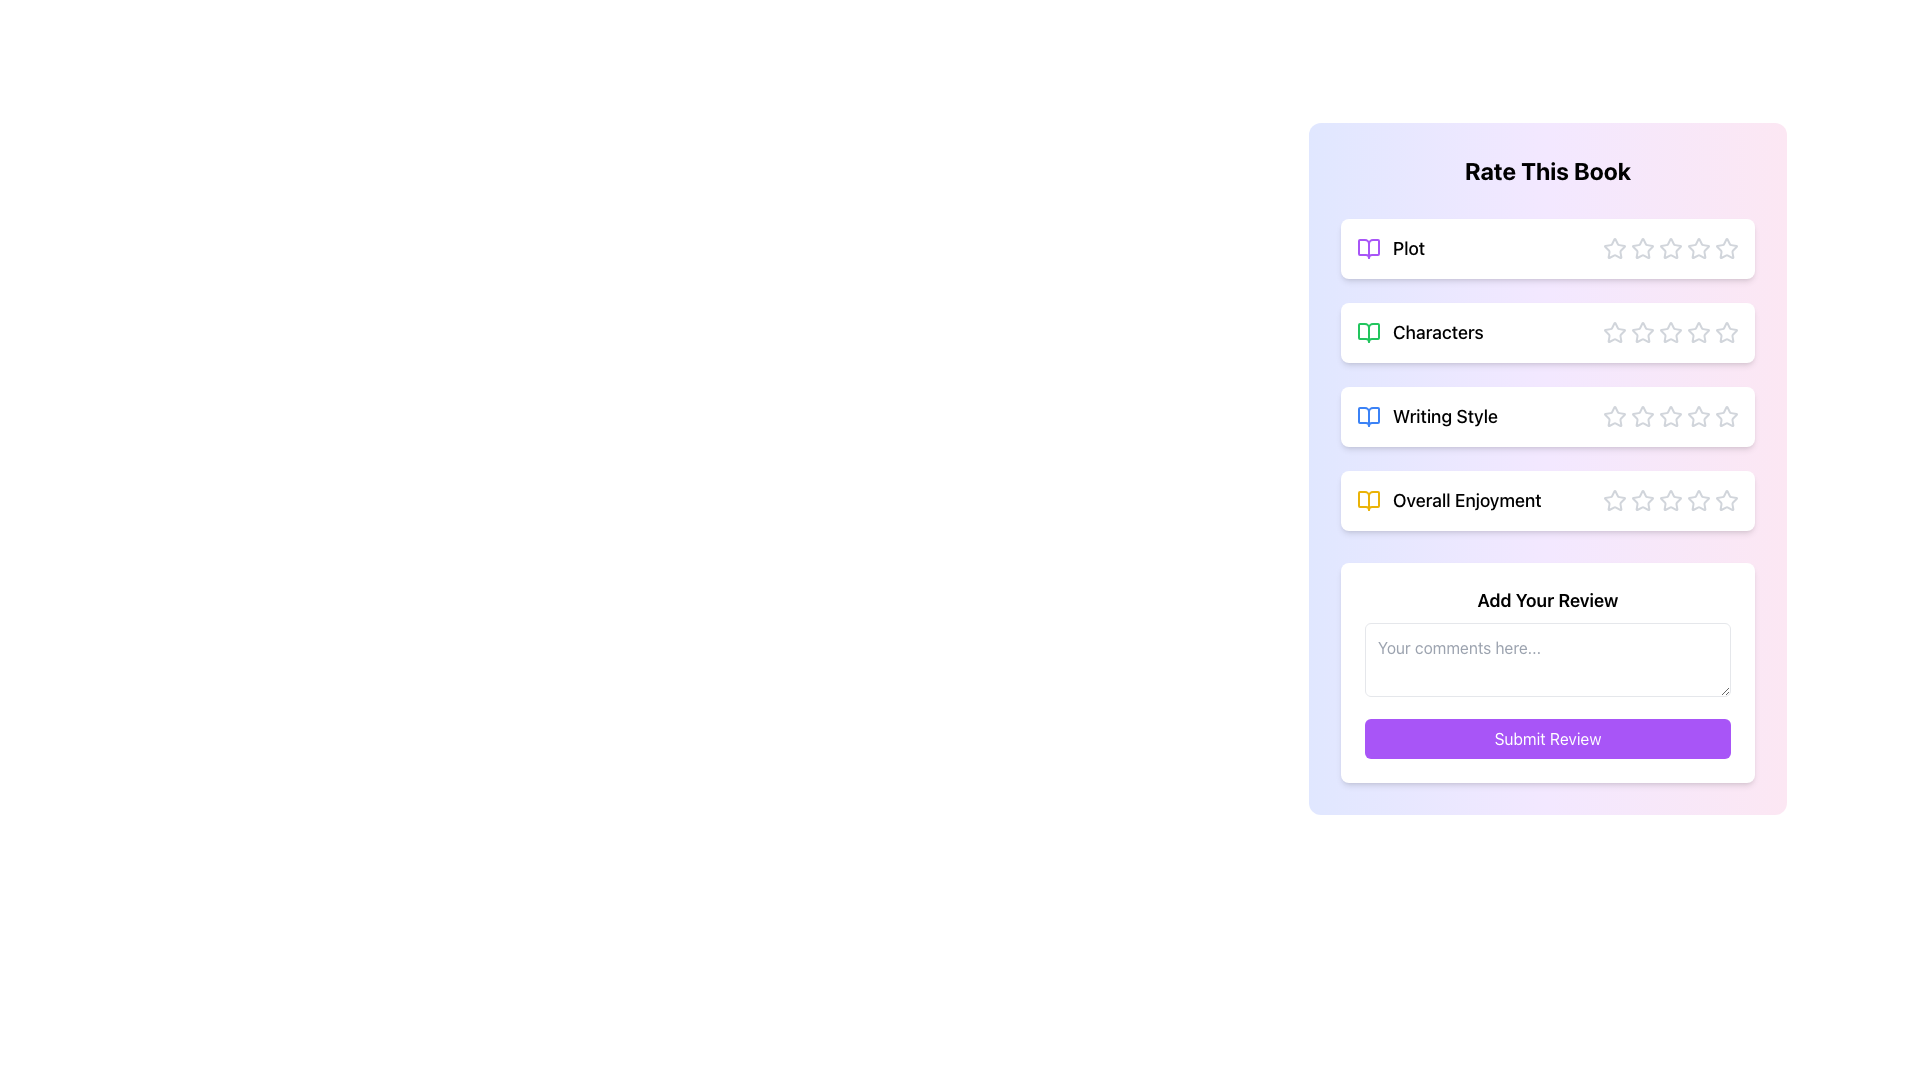  Describe the element at coordinates (1698, 248) in the screenshot. I see `the fifth star in the 5-star rating system within the 'Plot' section of the rating interface` at that location.